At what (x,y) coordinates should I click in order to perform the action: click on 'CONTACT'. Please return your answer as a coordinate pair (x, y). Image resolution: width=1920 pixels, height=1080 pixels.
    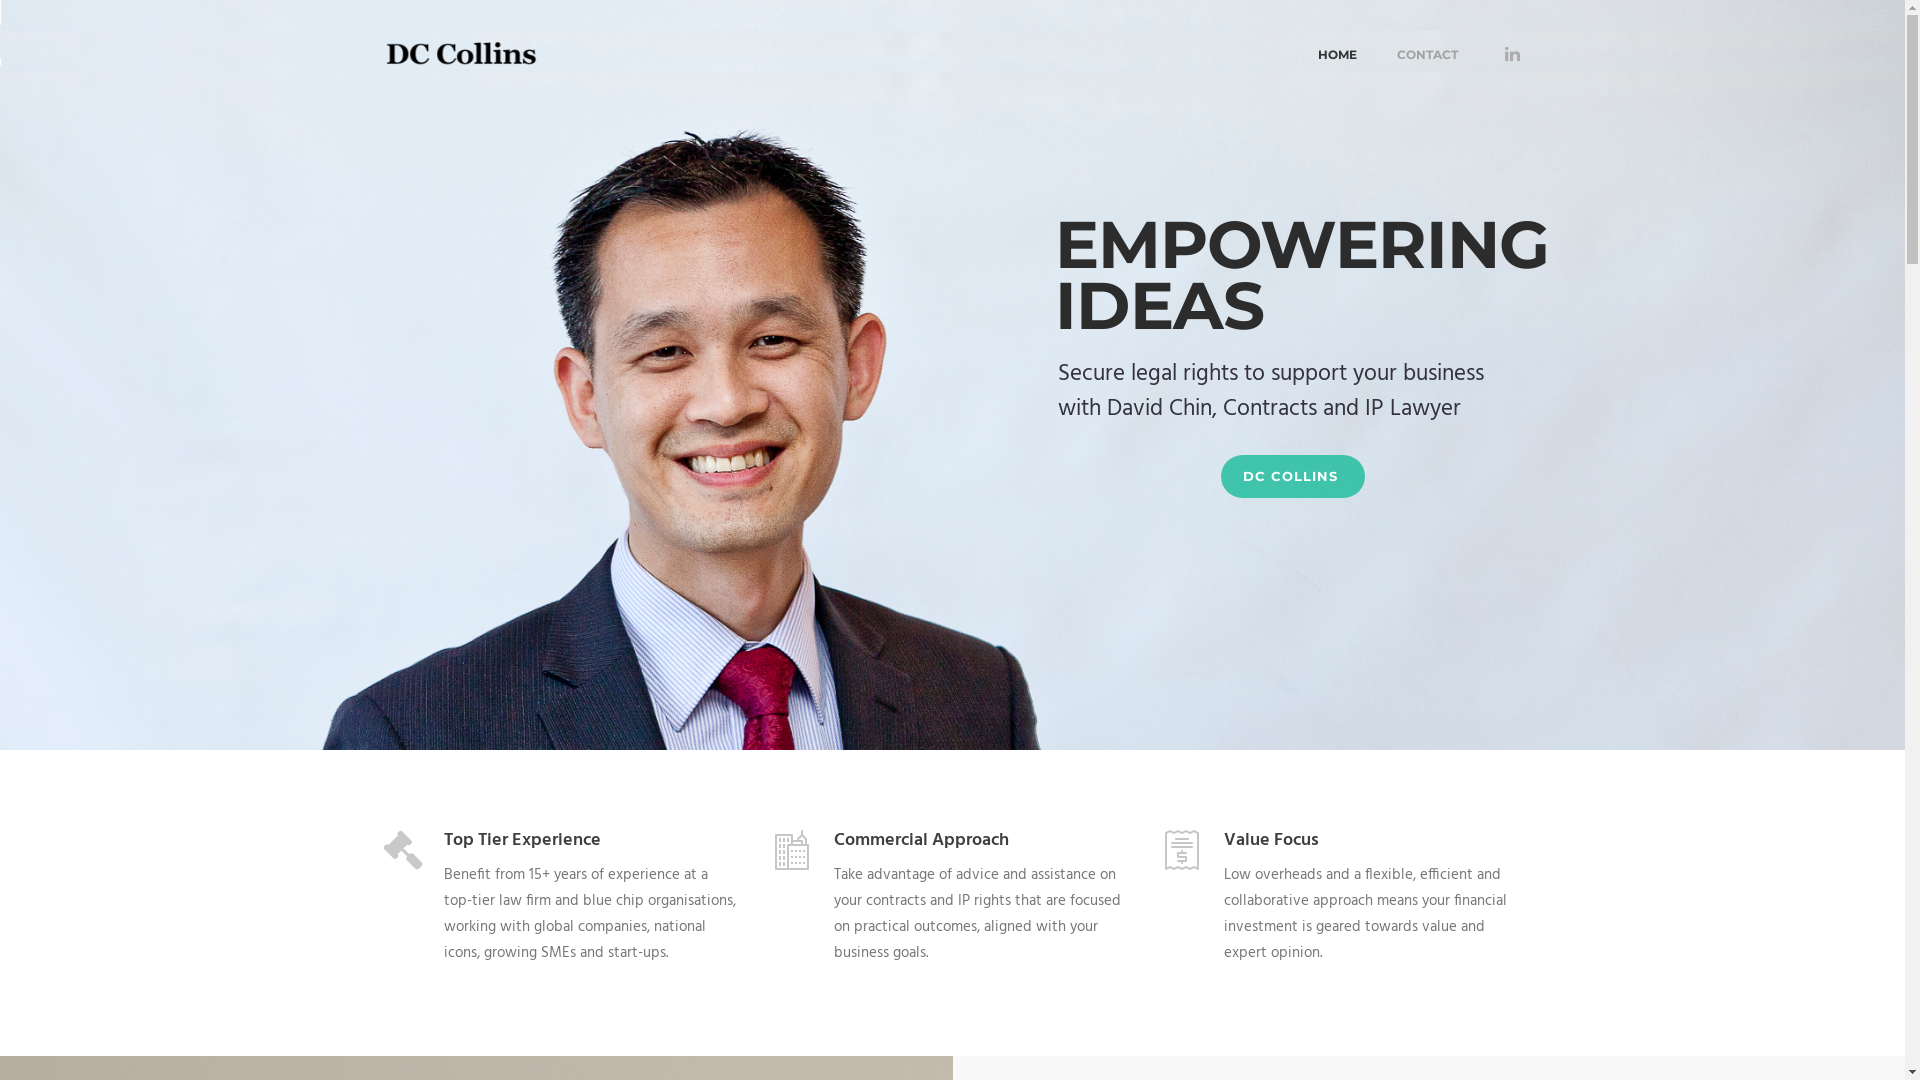
    Looking at the image, I should click on (1375, 51).